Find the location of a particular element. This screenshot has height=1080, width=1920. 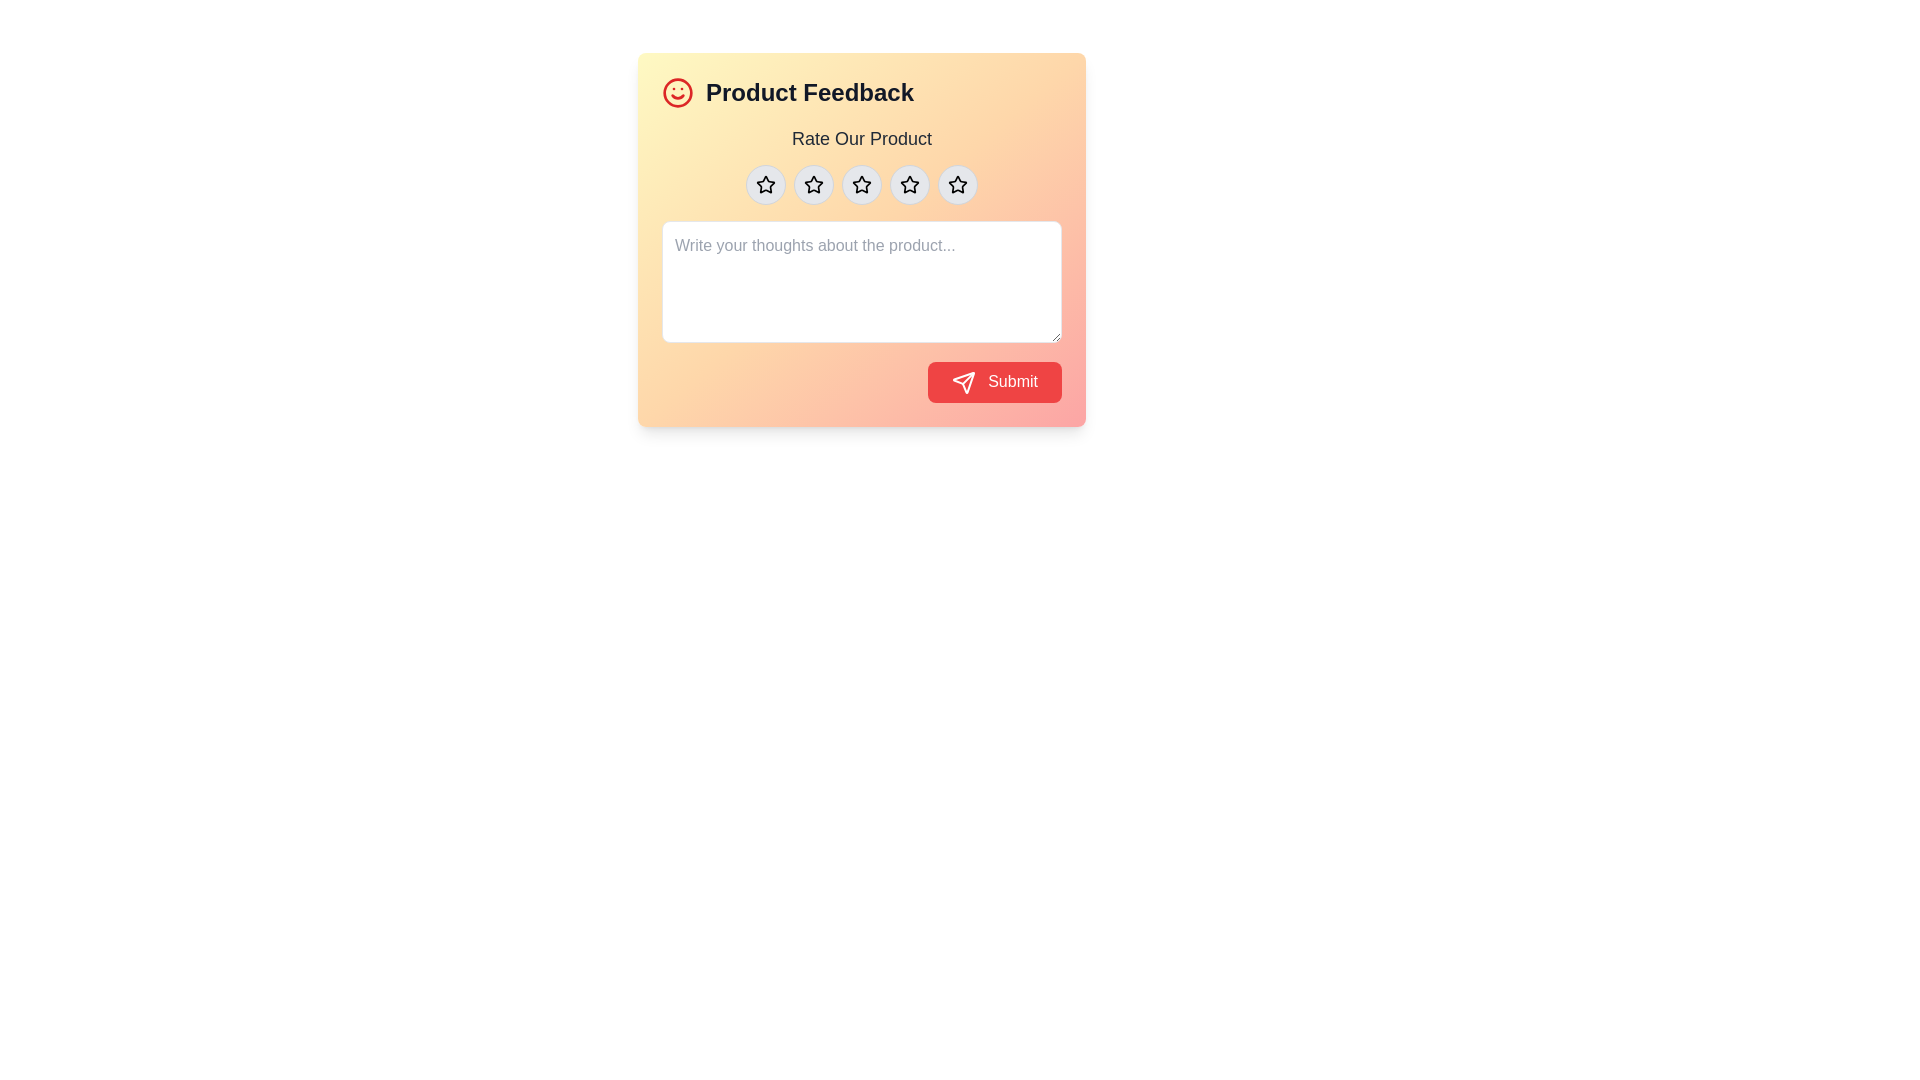

the fourth button in the five-level rating system located below the text 'Rate Our Product' is located at coordinates (909, 185).